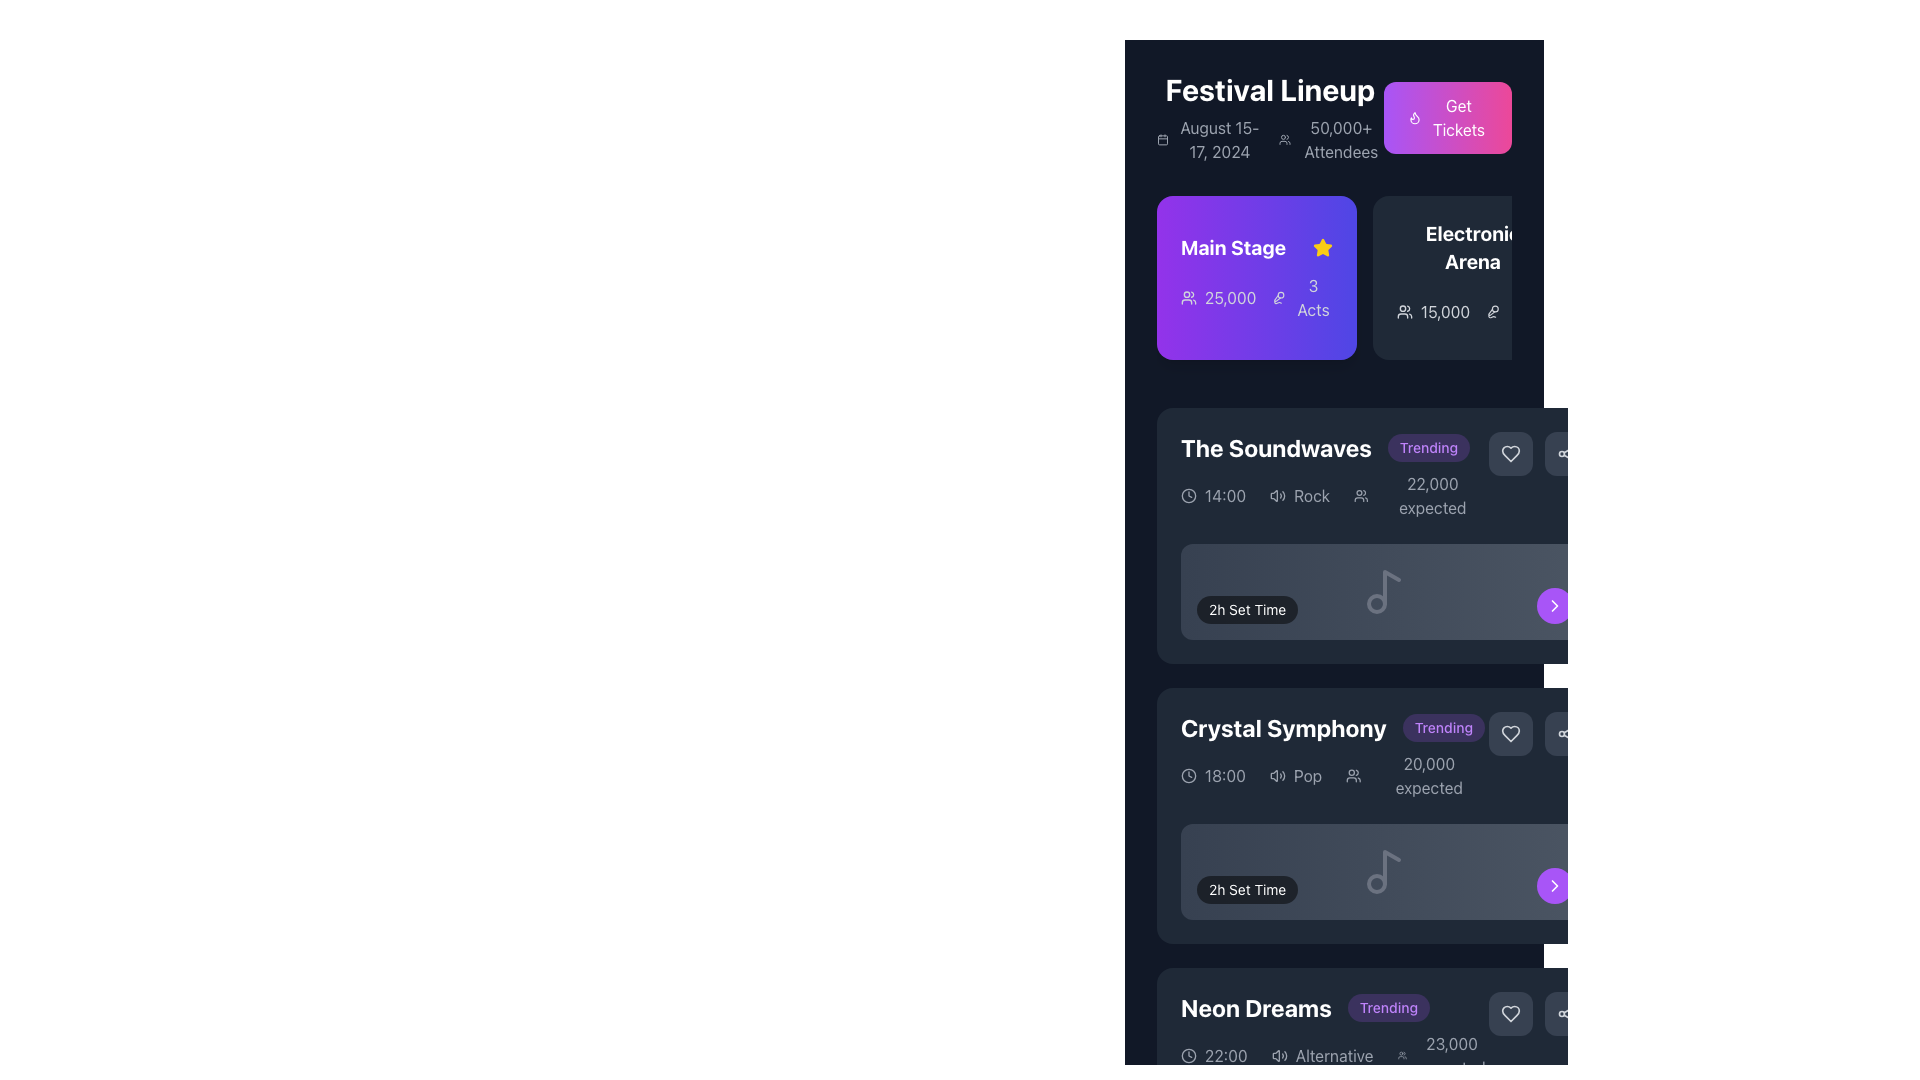 Image resolution: width=1920 pixels, height=1080 pixels. I want to click on the text display showing '20,000 expected', which is visually grouped with an icon and located below it, to engage with related components nearby, so click(1428, 774).